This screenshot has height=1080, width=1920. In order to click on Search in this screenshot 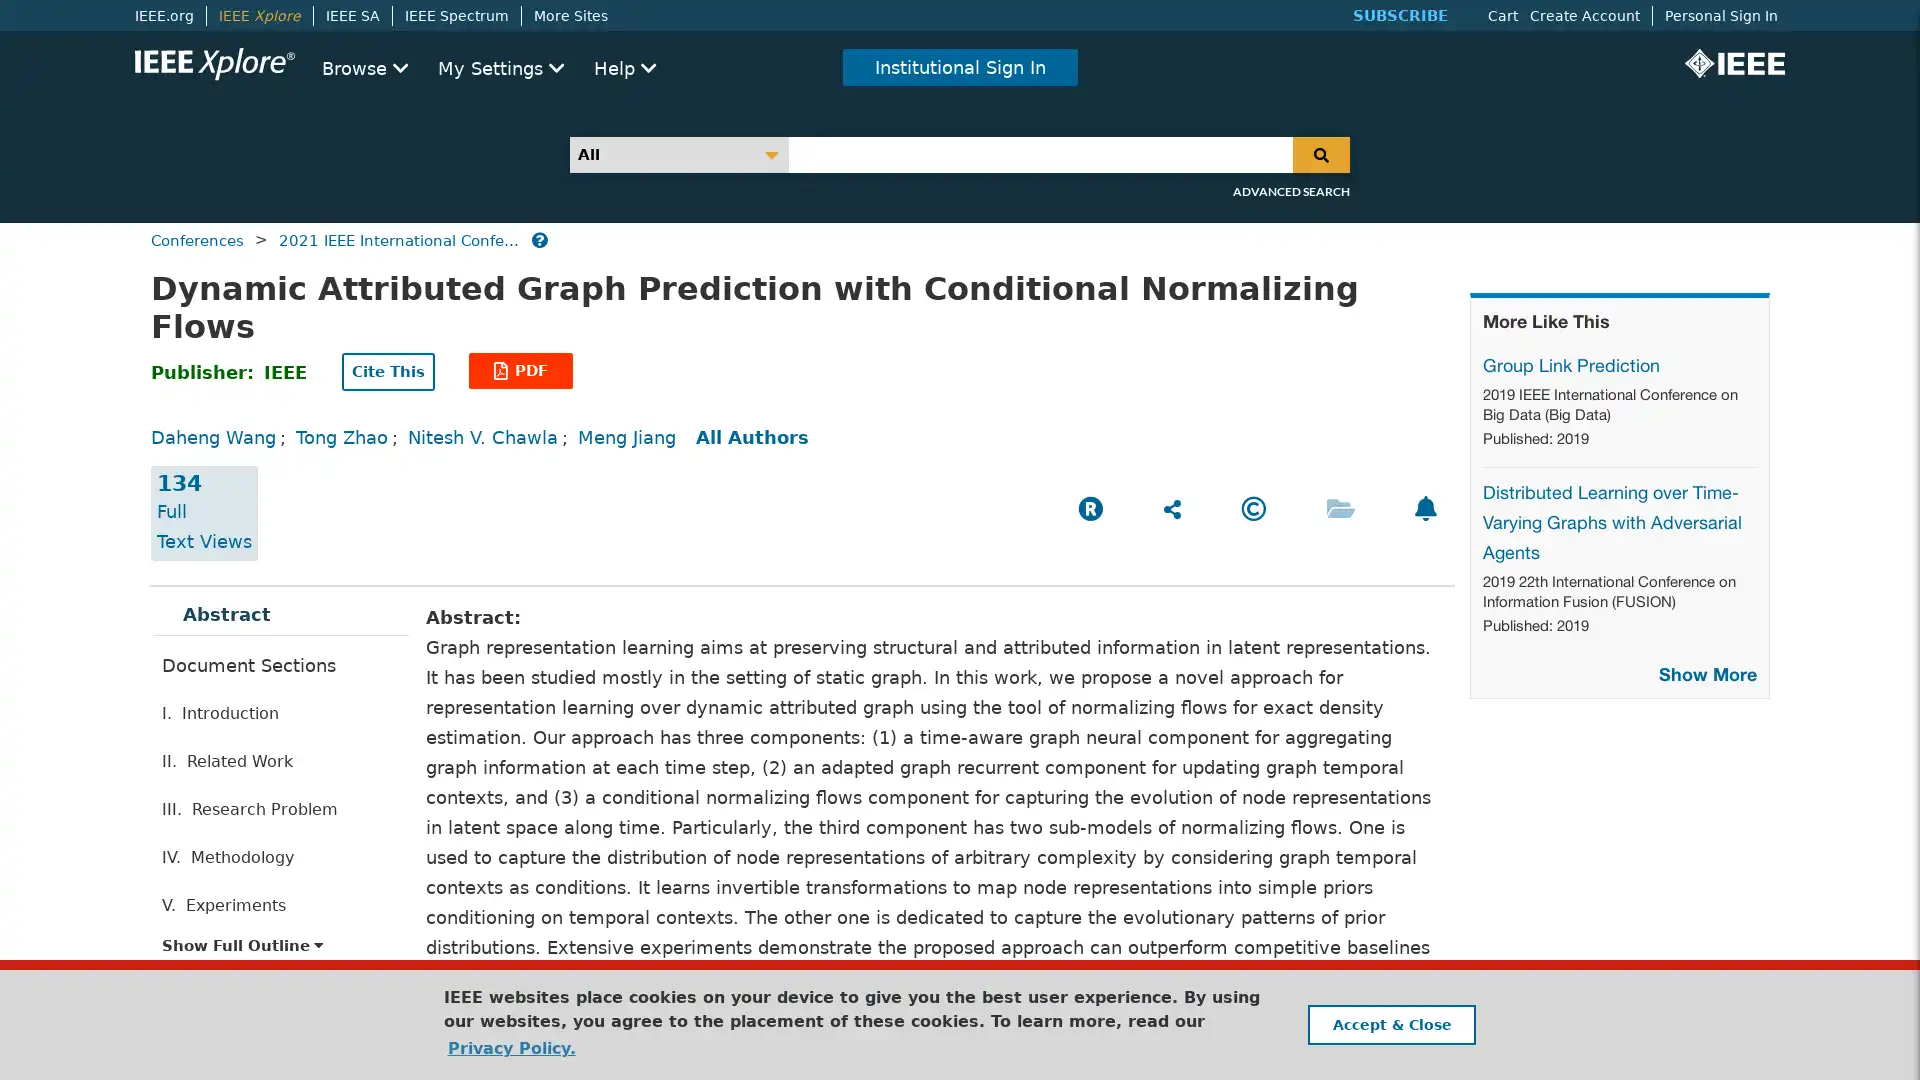, I will do `click(1321, 153)`.